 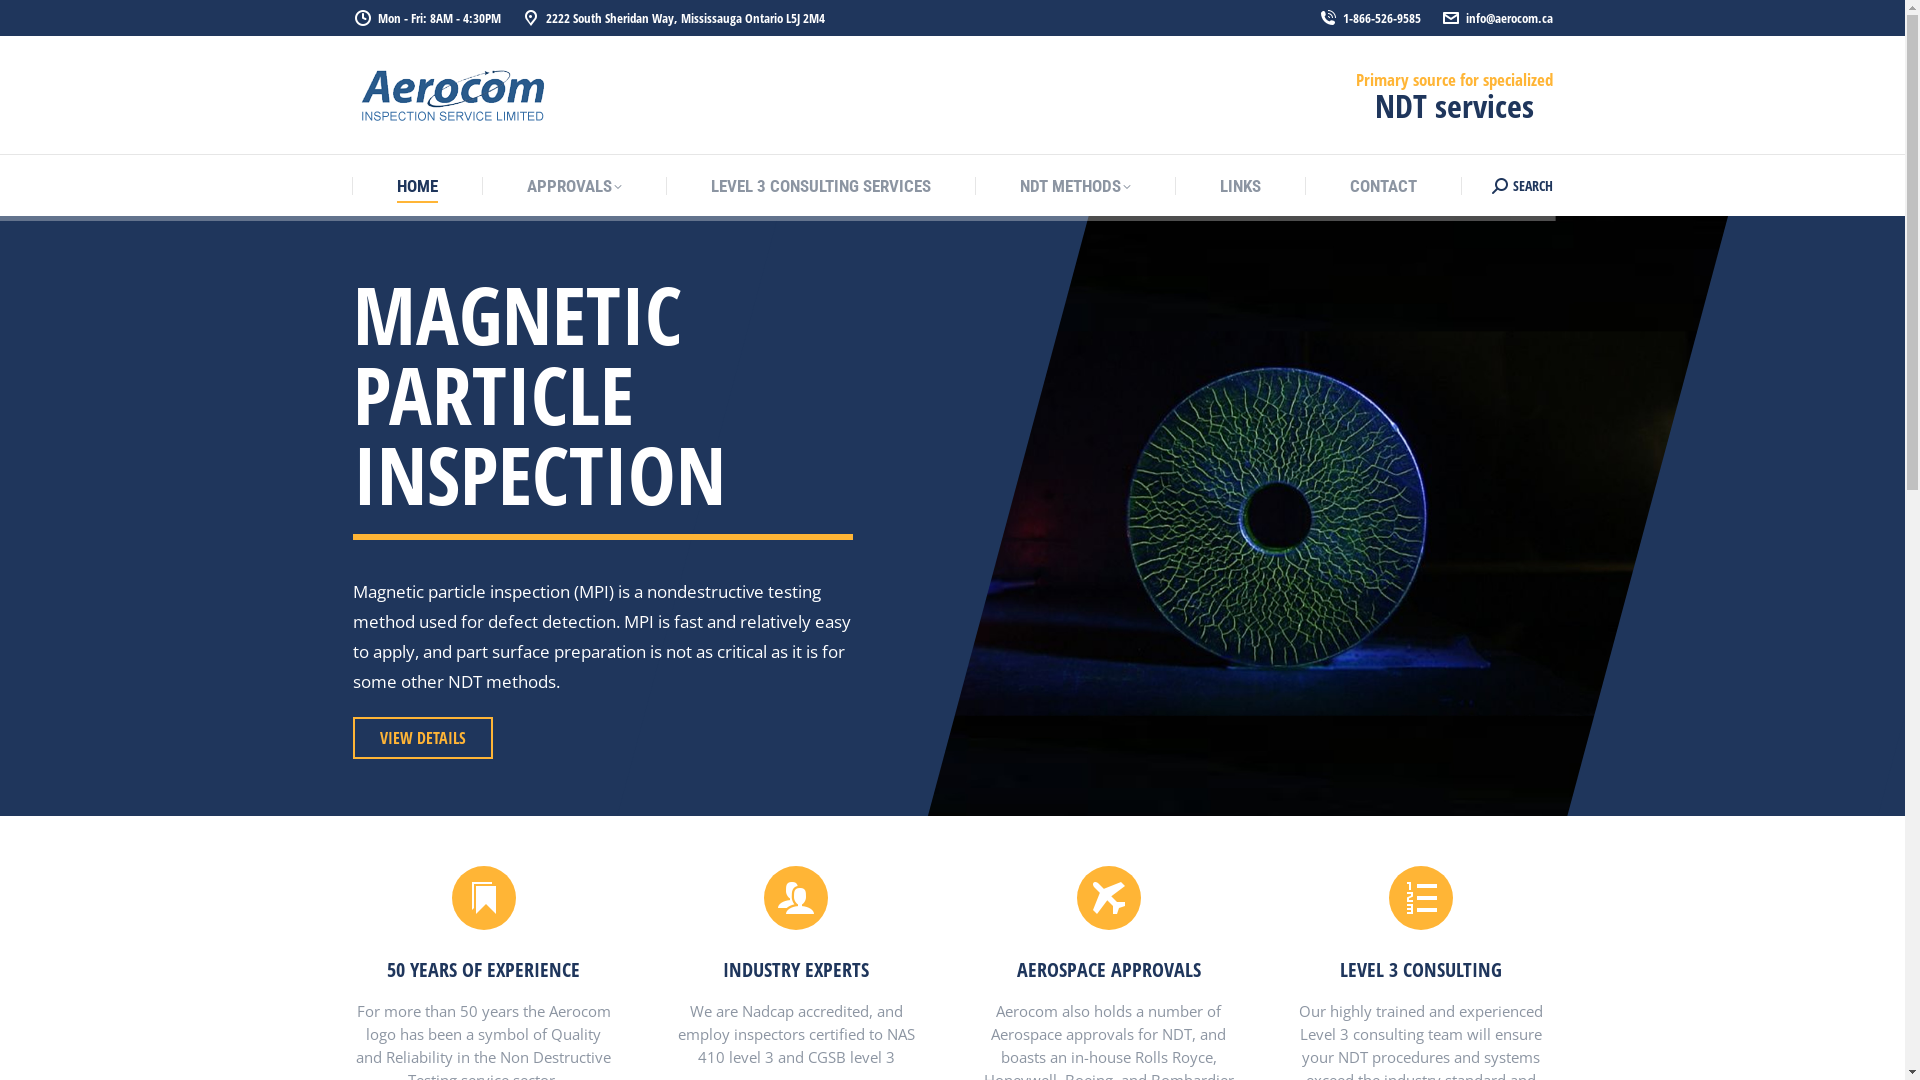 I want to click on 'LEVEL 3 CONSULTING SERVICES', so click(x=820, y=186).